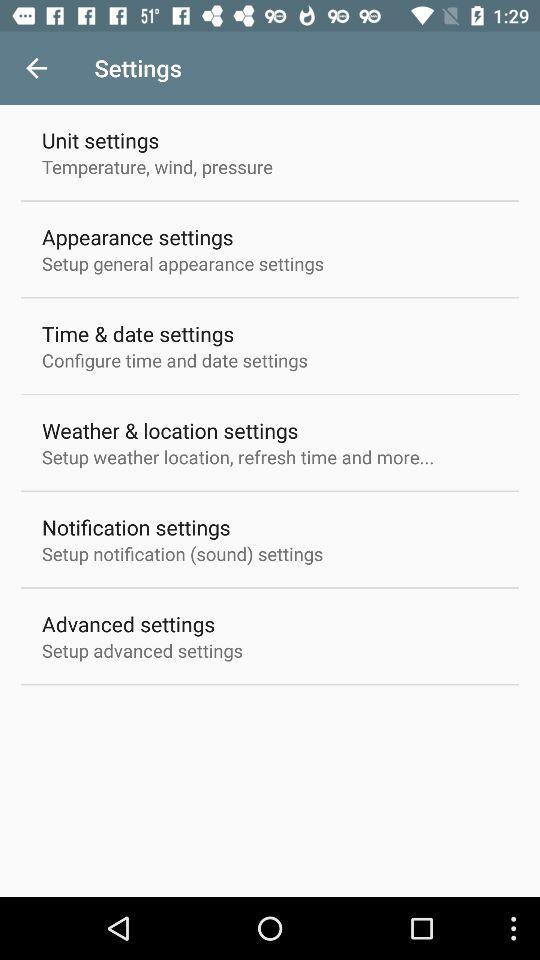 The image size is (540, 960). What do you see at coordinates (182, 553) in the screenshot?
I see `the item above the advanced settings icon` at bounding box center [182, 553].